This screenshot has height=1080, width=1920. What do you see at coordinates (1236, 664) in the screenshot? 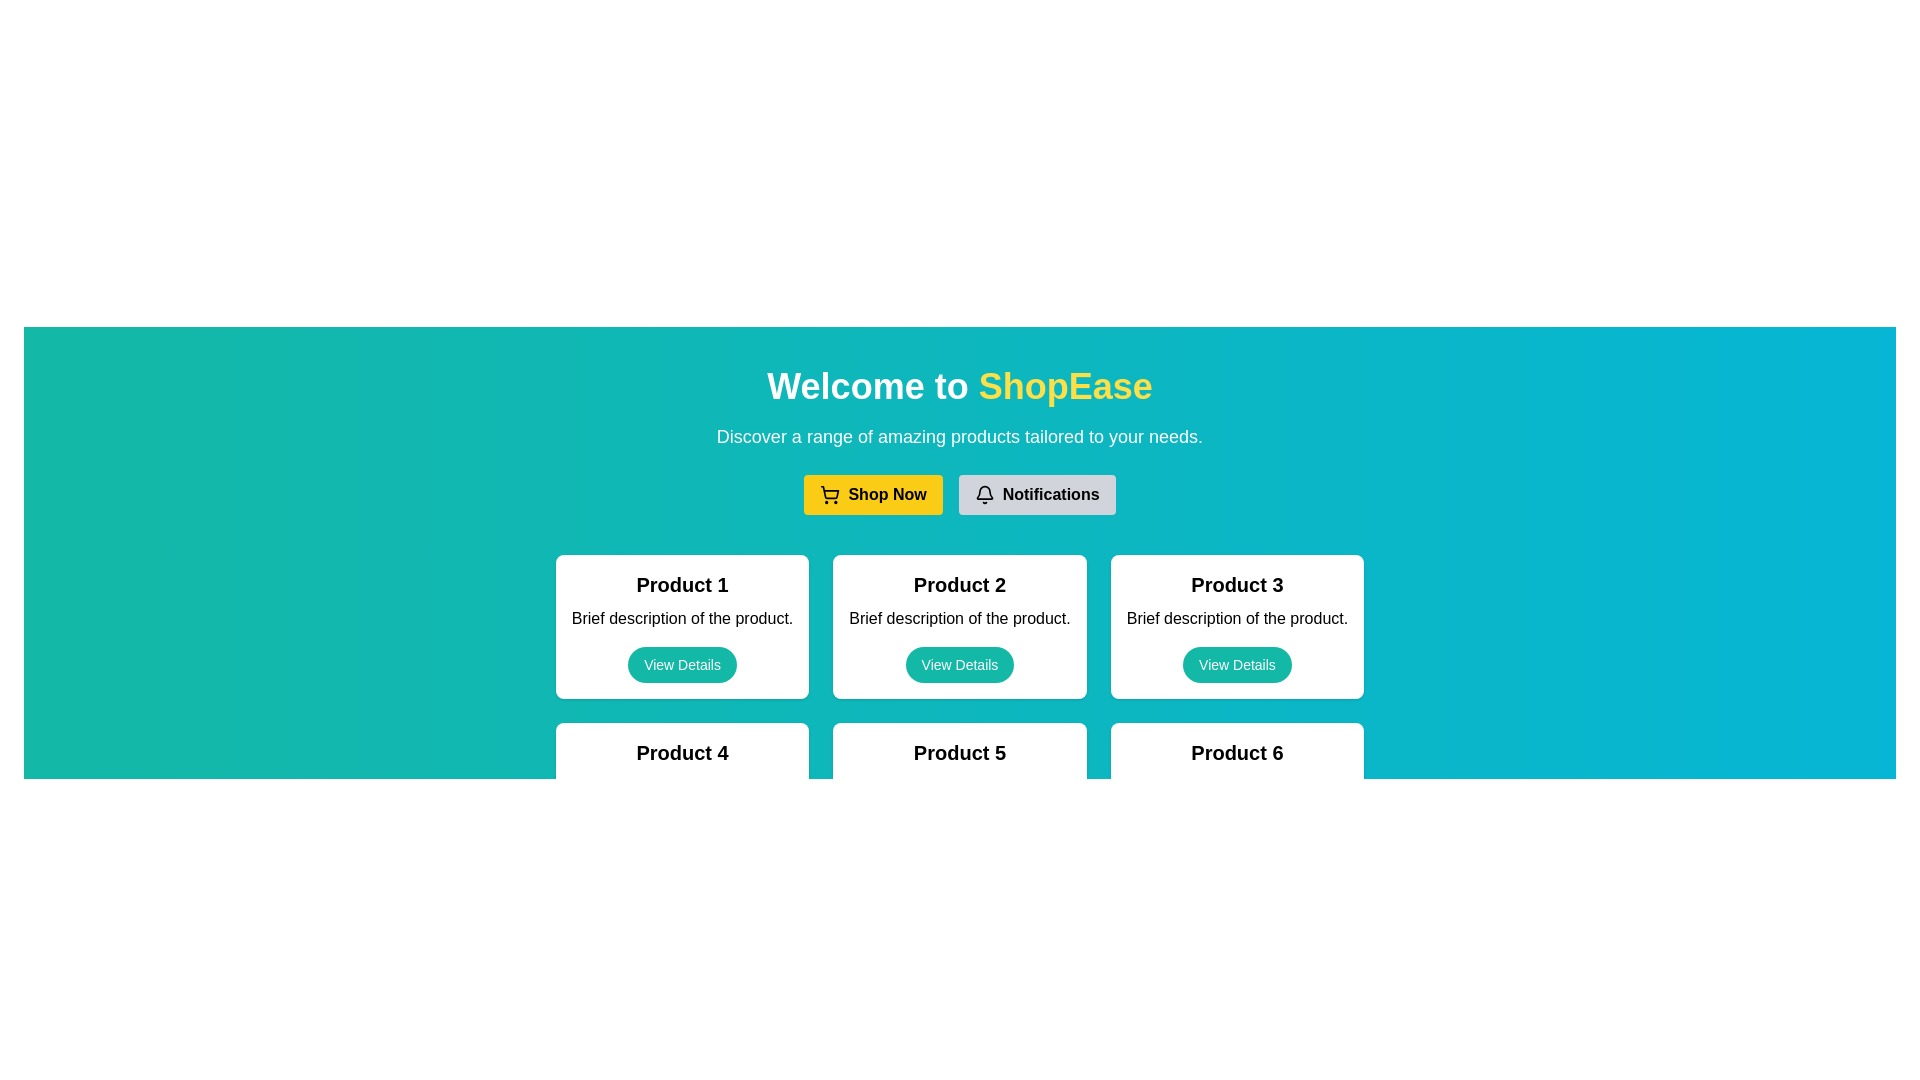
I see `the 'View Details' button, which is the third button in a horizontal row under the 'Product 3' card` at bounding box center [1236, 664].